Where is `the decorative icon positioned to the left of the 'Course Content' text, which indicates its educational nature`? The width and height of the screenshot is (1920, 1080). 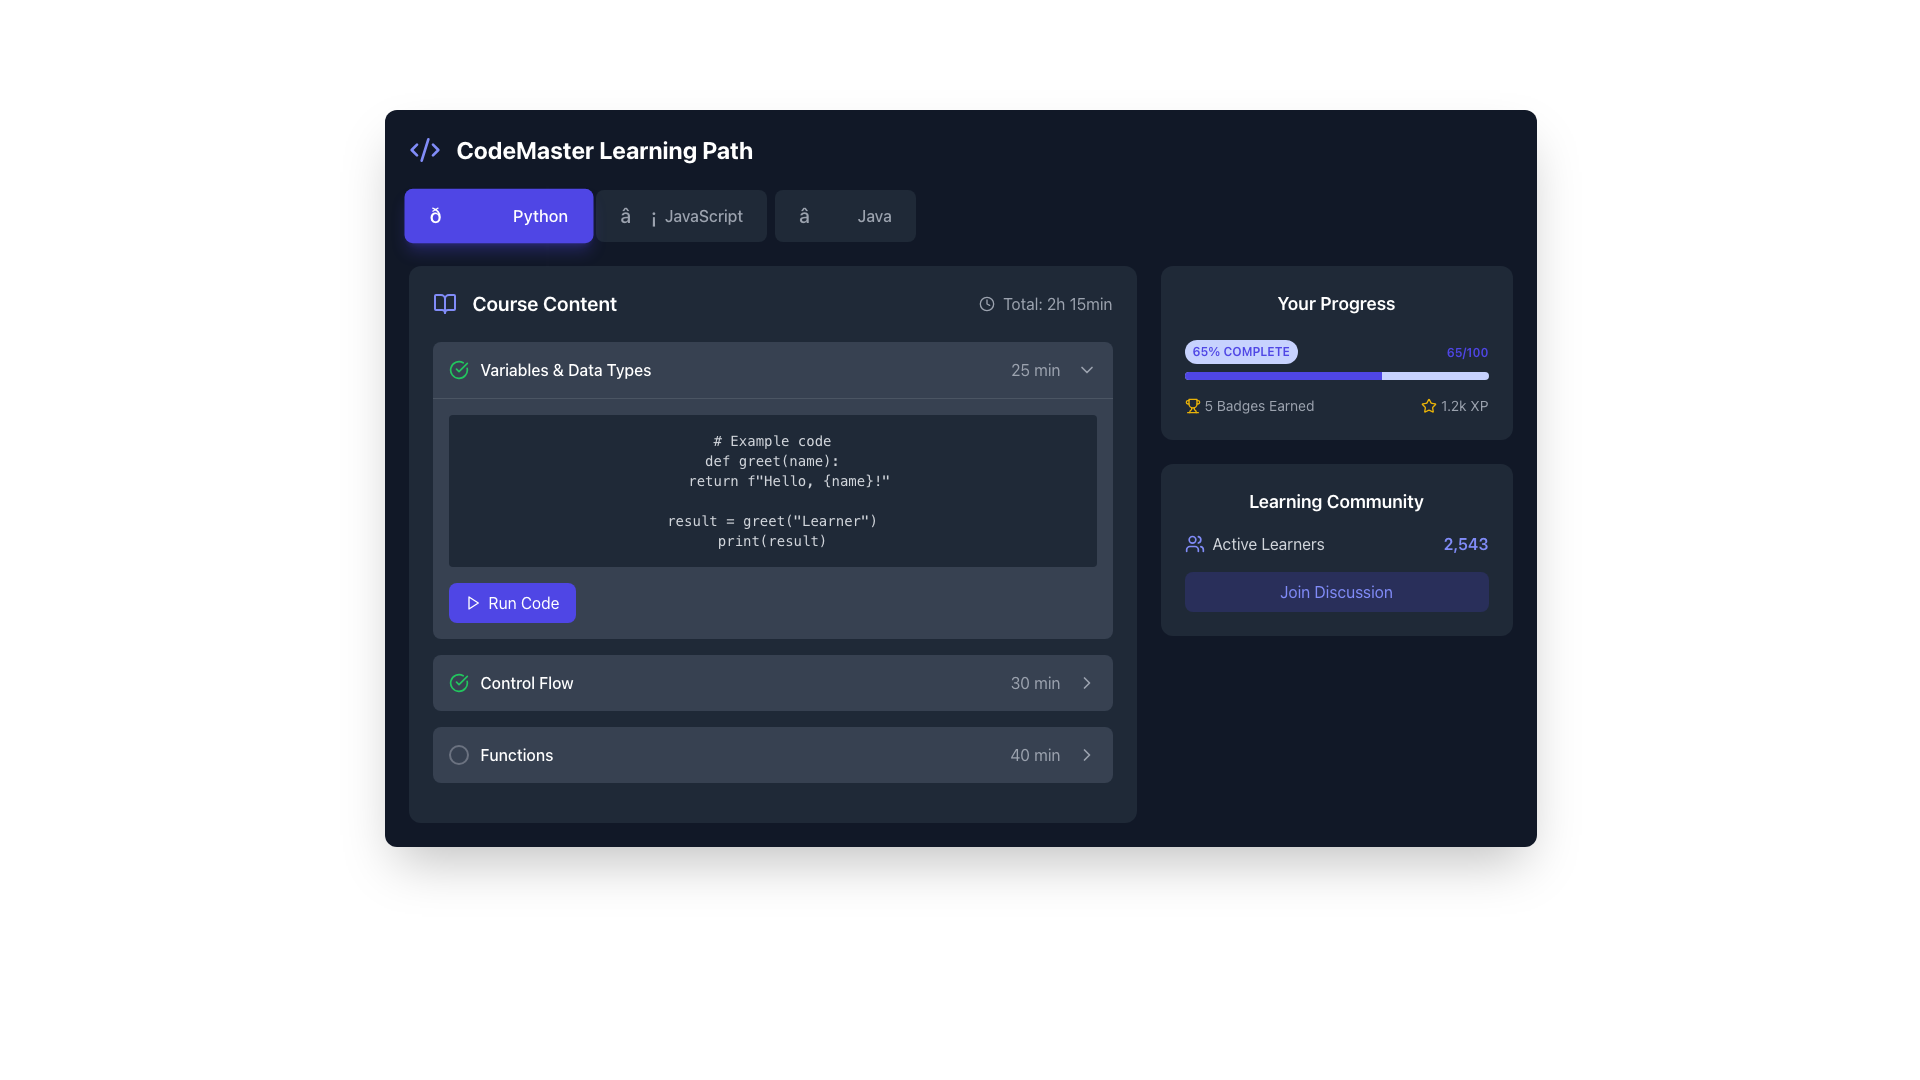 the decorative icon positioned to the left of the 'Course Content' text, which indicates its educational nature is located at coordinates (443, 304).